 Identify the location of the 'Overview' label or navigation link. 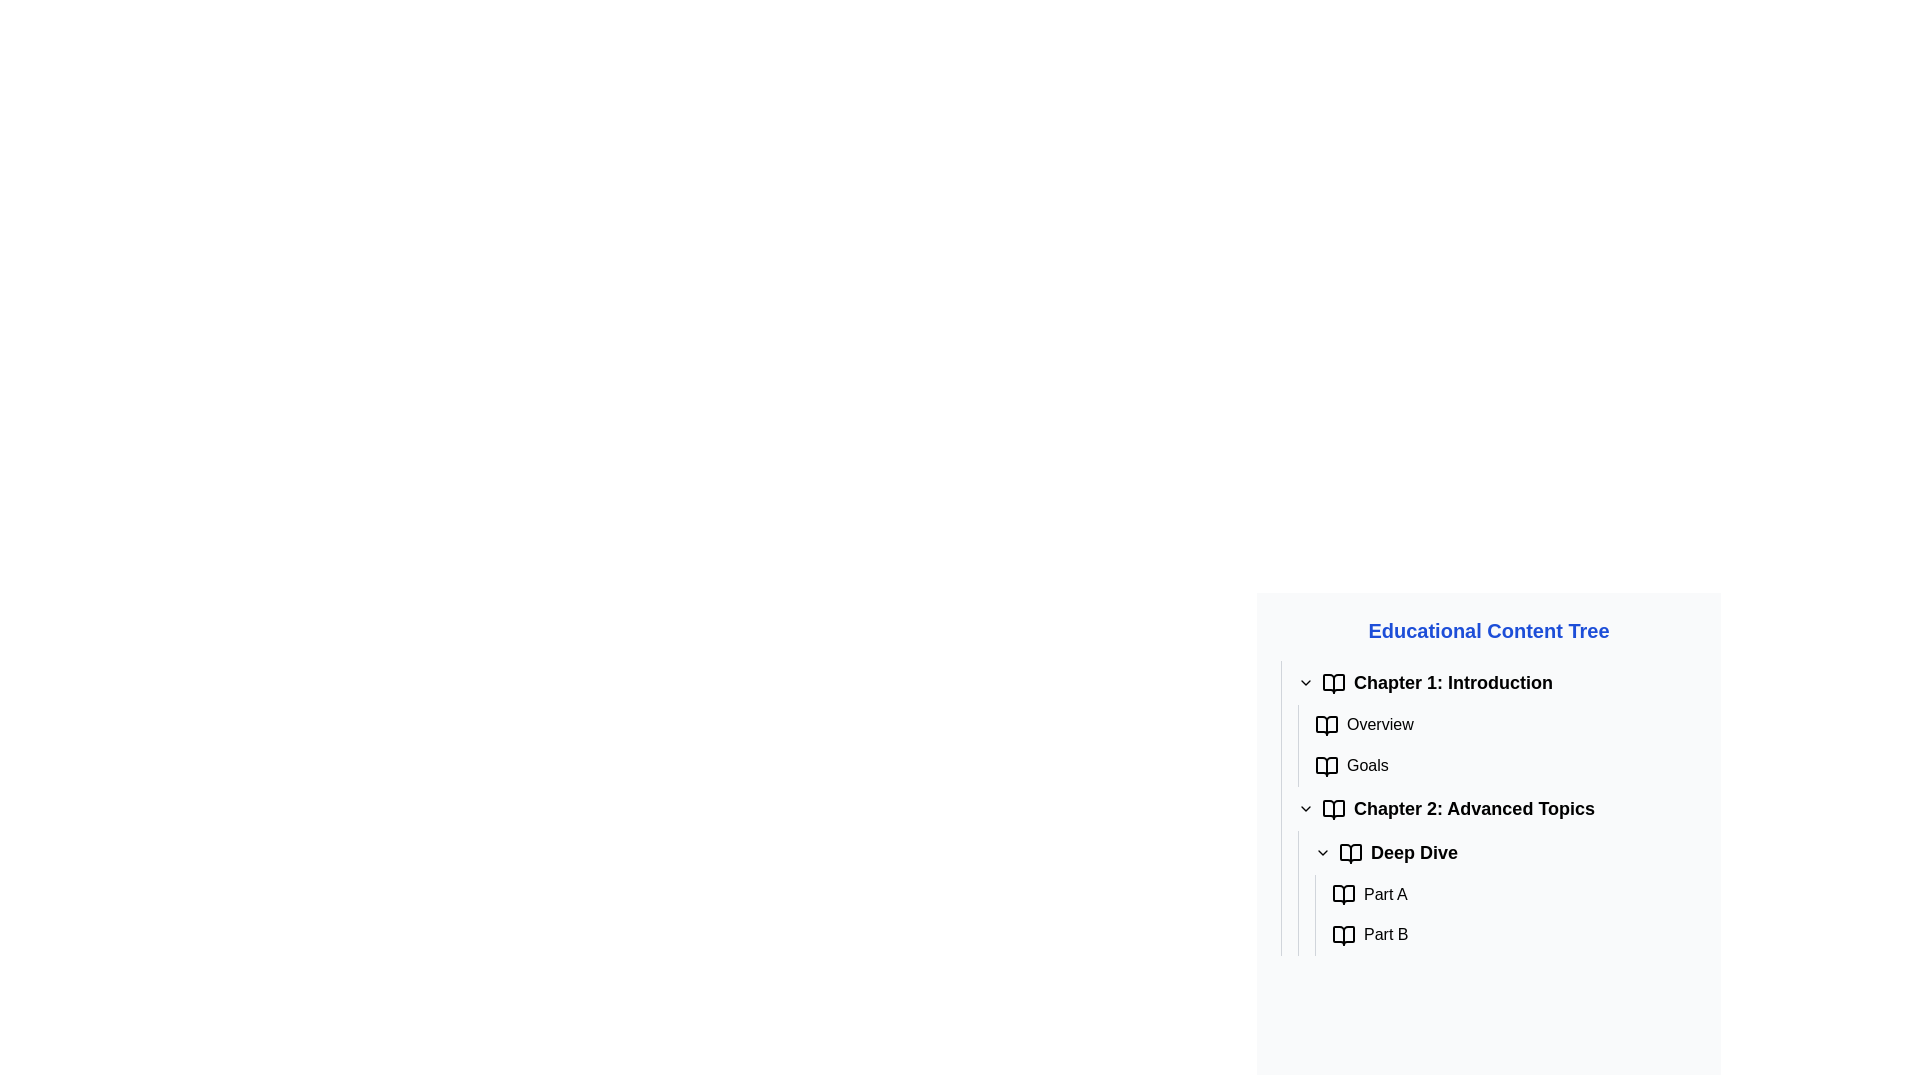
(1506, 725).